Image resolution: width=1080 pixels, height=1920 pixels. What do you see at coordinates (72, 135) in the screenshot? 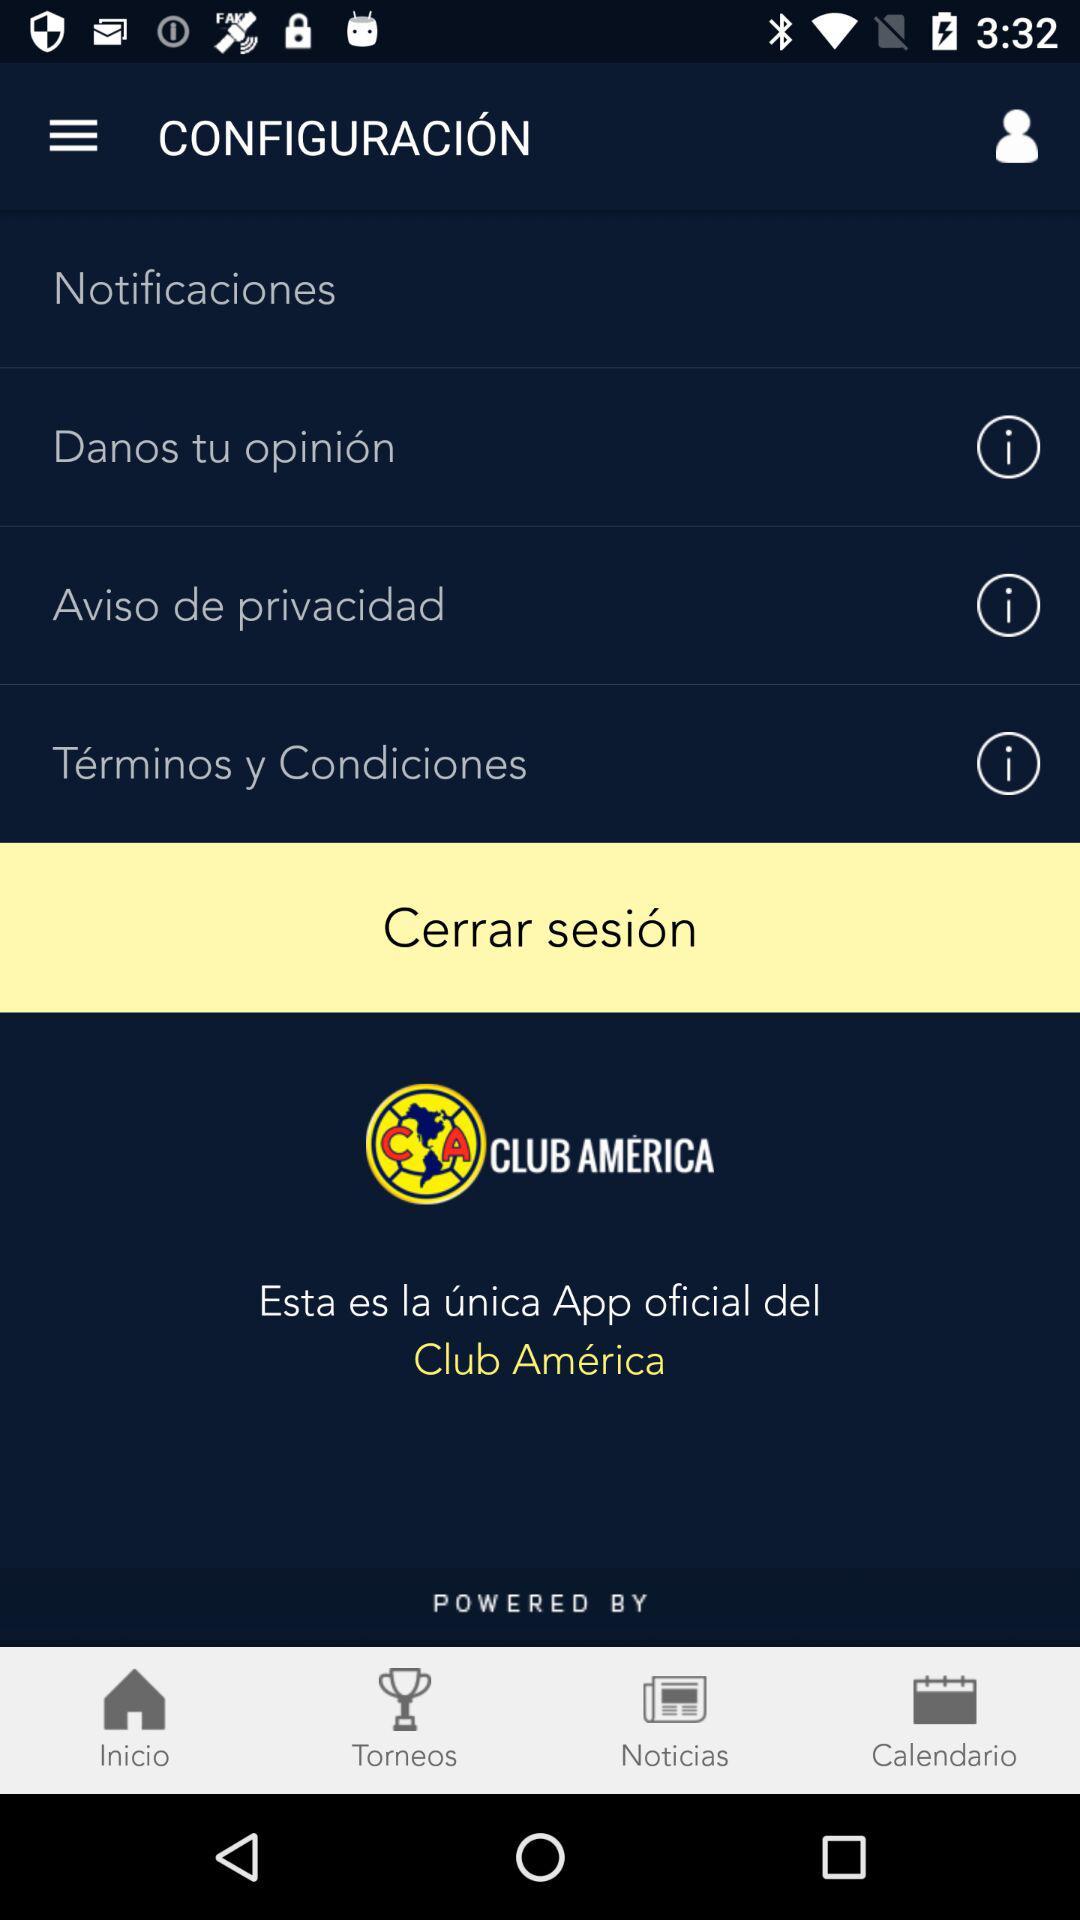
I see `open menu` at bounding box center [72, 135].